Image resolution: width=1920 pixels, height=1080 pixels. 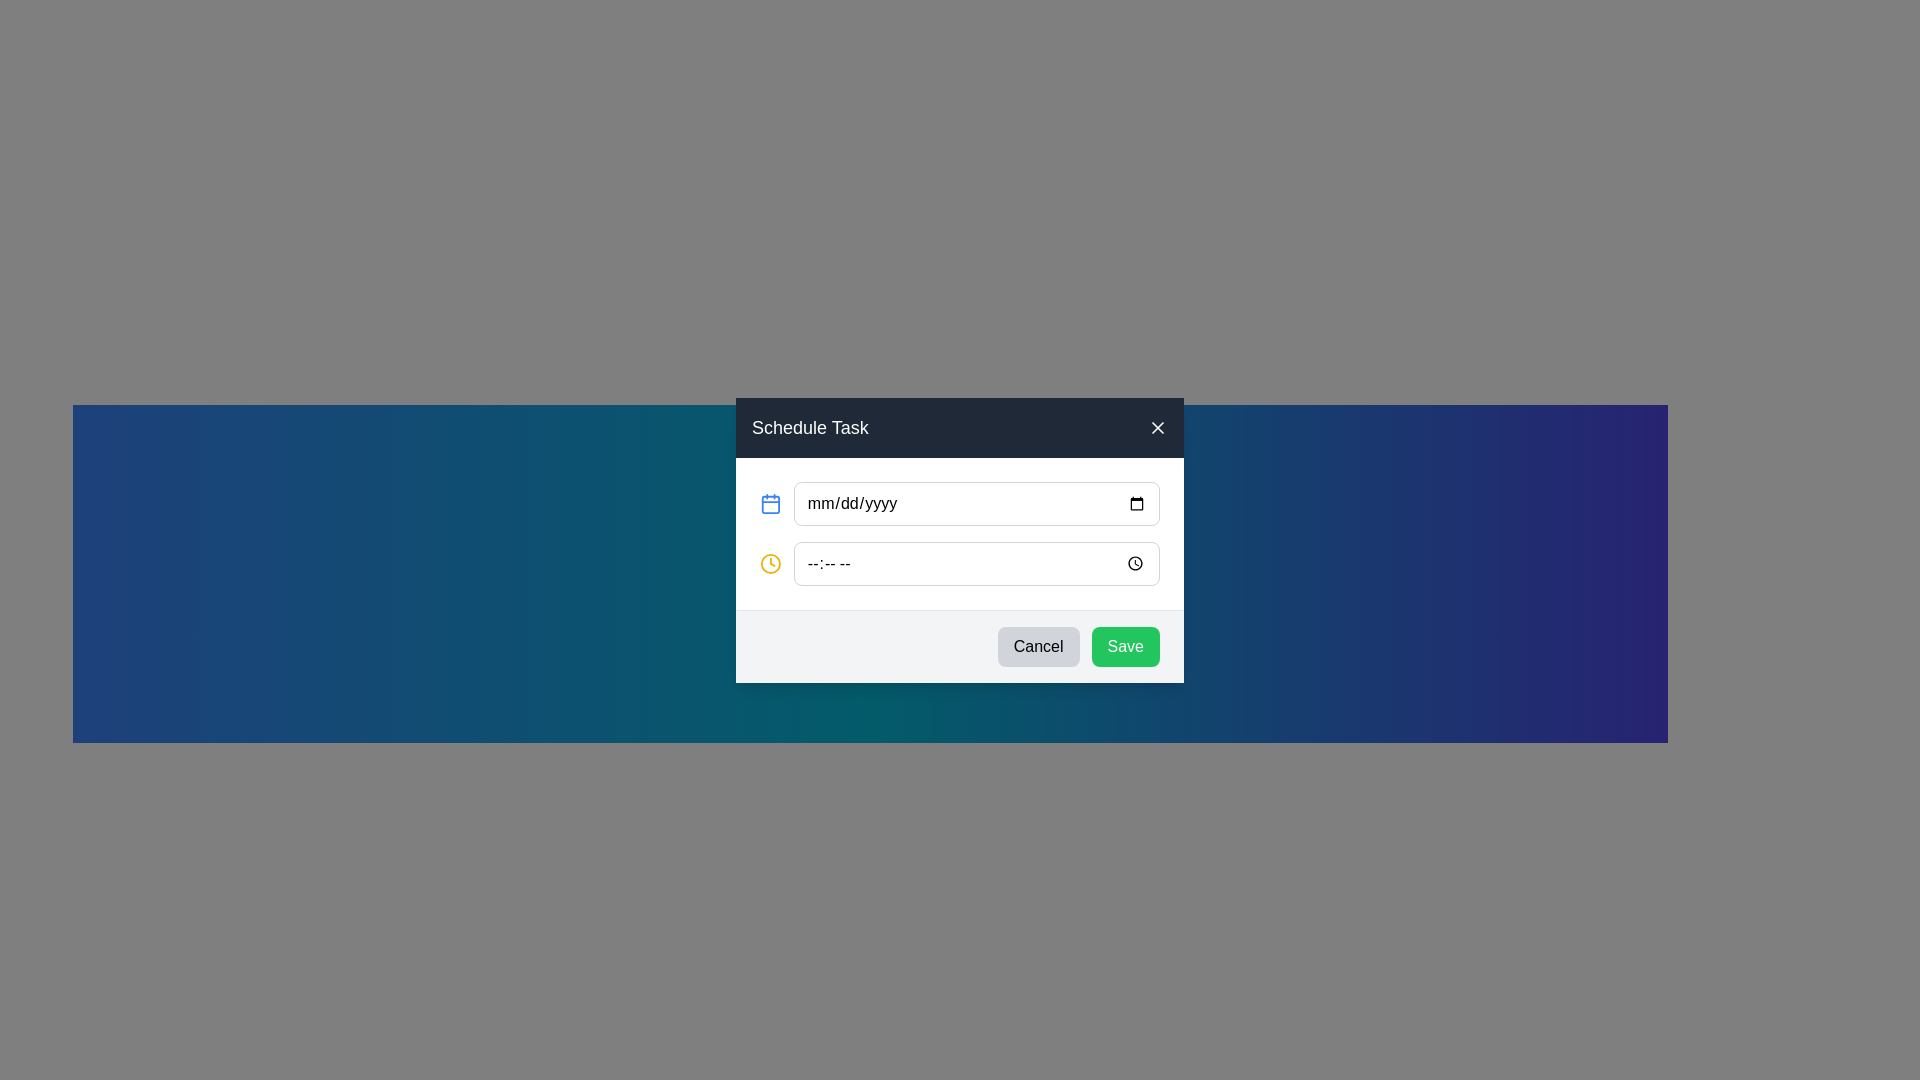 What do you see at coordinates (810, 426) in the screenshot?
I see `the 'Schedule Task' static text label, which is displayed in large white text on a dark gray background within the header bar of the dialog box` at bounding box center [810, 426].